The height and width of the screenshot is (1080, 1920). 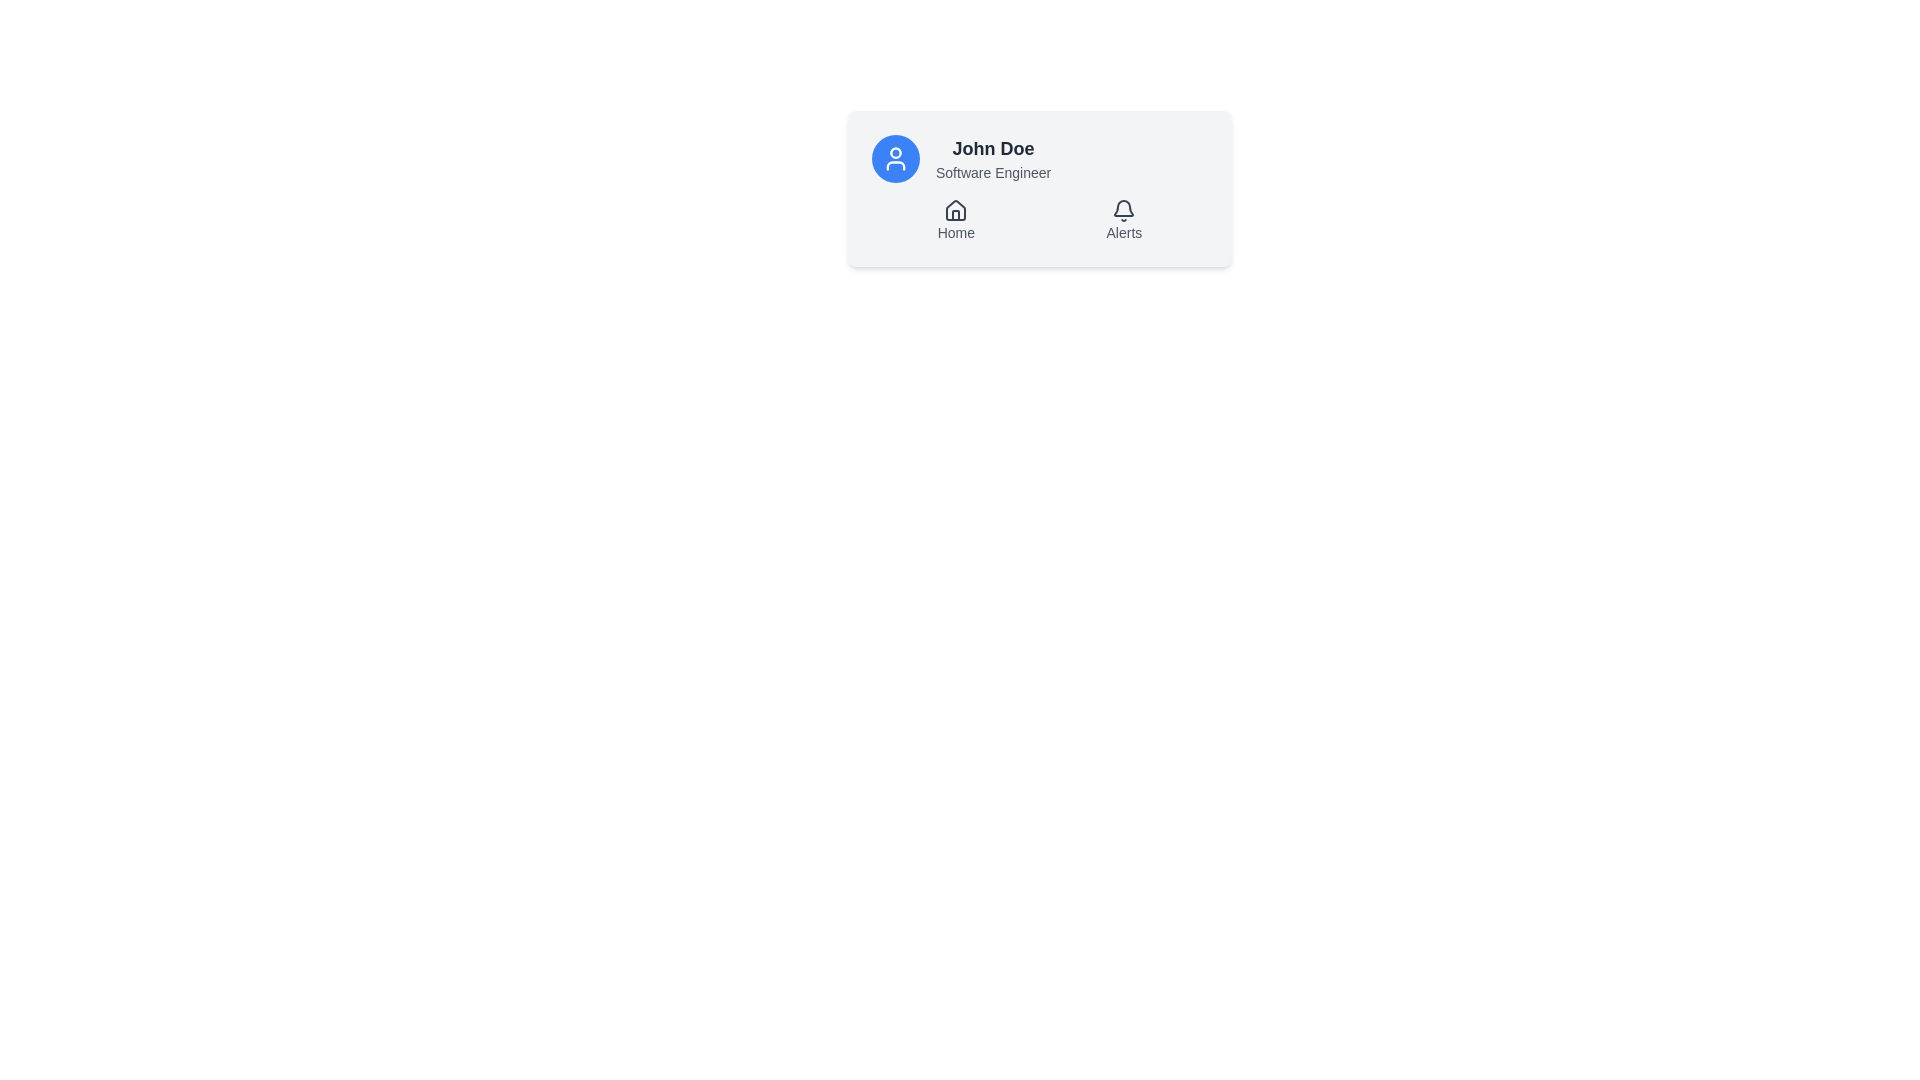 I want to click on the 'Home' navigation item, which features a house icon and gray text, so click(x=955, y=220).